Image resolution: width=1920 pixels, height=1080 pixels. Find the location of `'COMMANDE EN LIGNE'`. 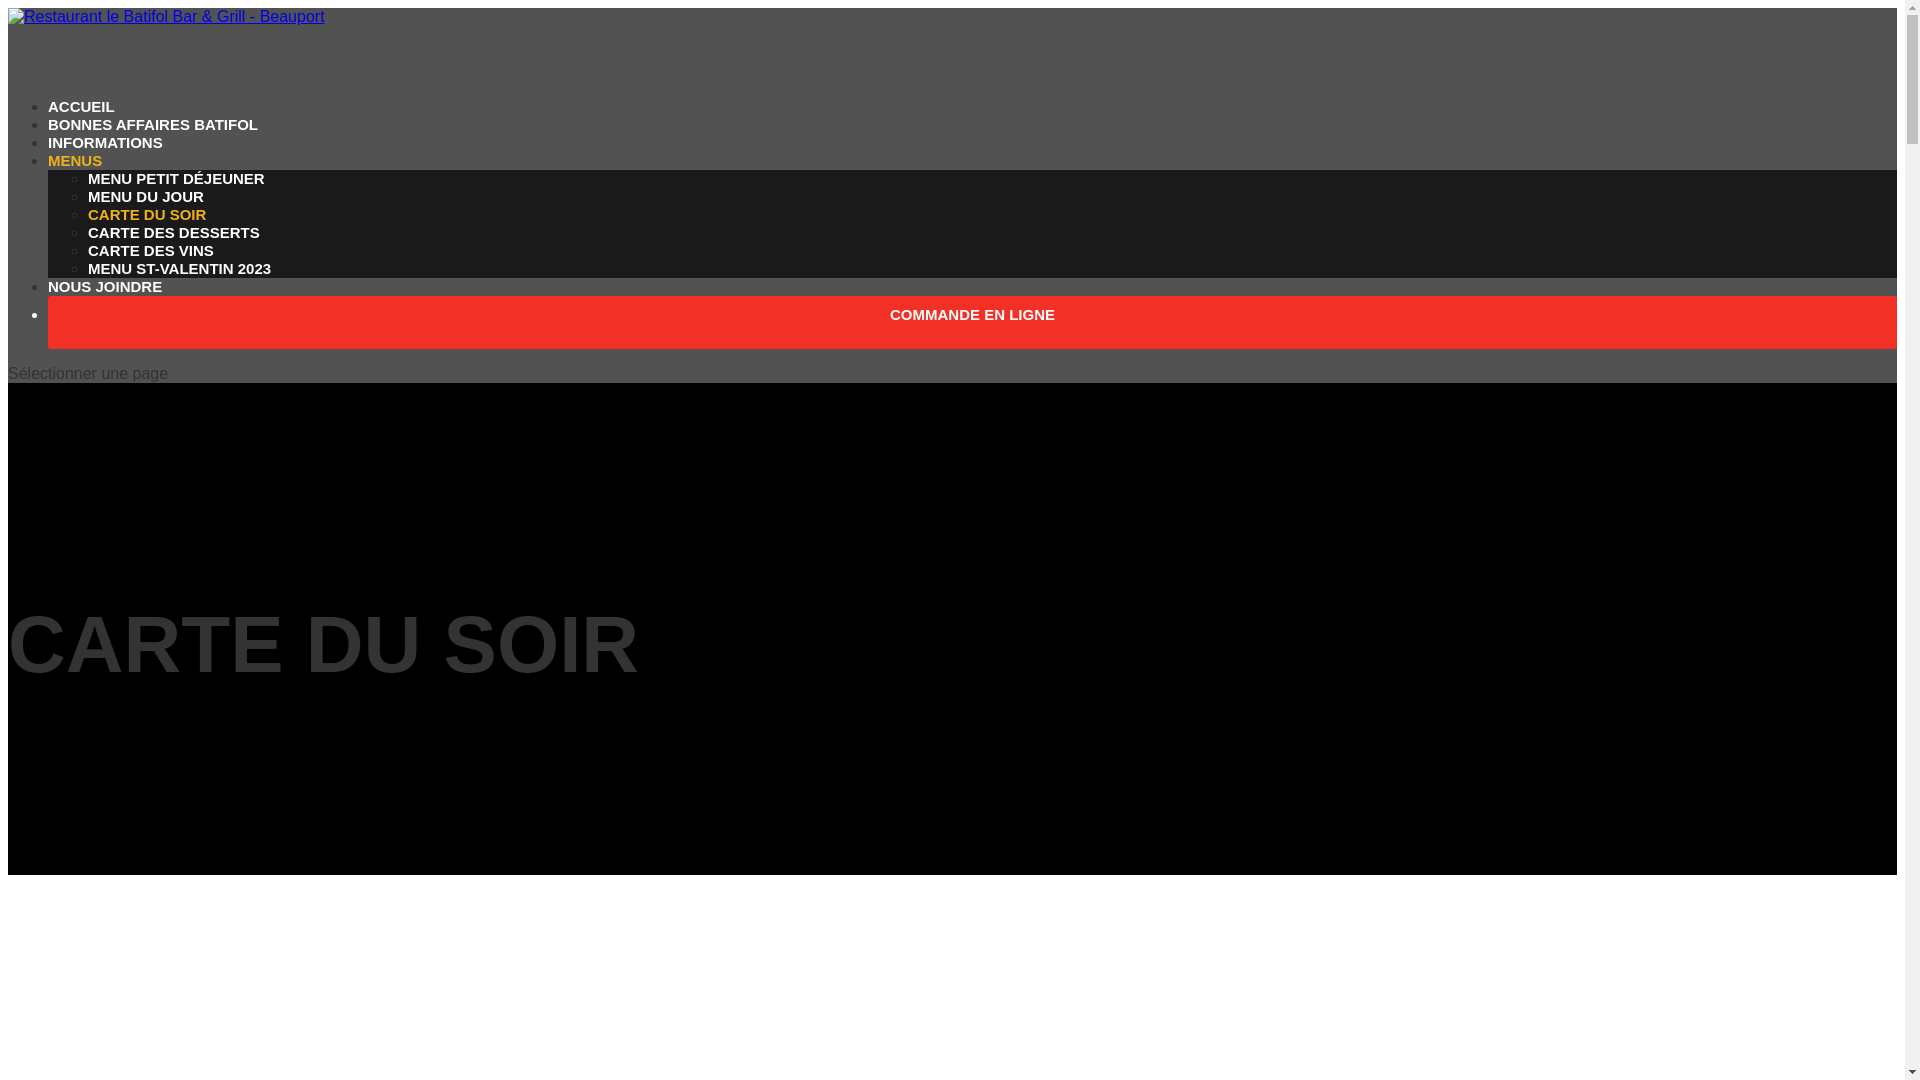

'COMMANDE EN LIGNE' is located at coordinates (972, 341).